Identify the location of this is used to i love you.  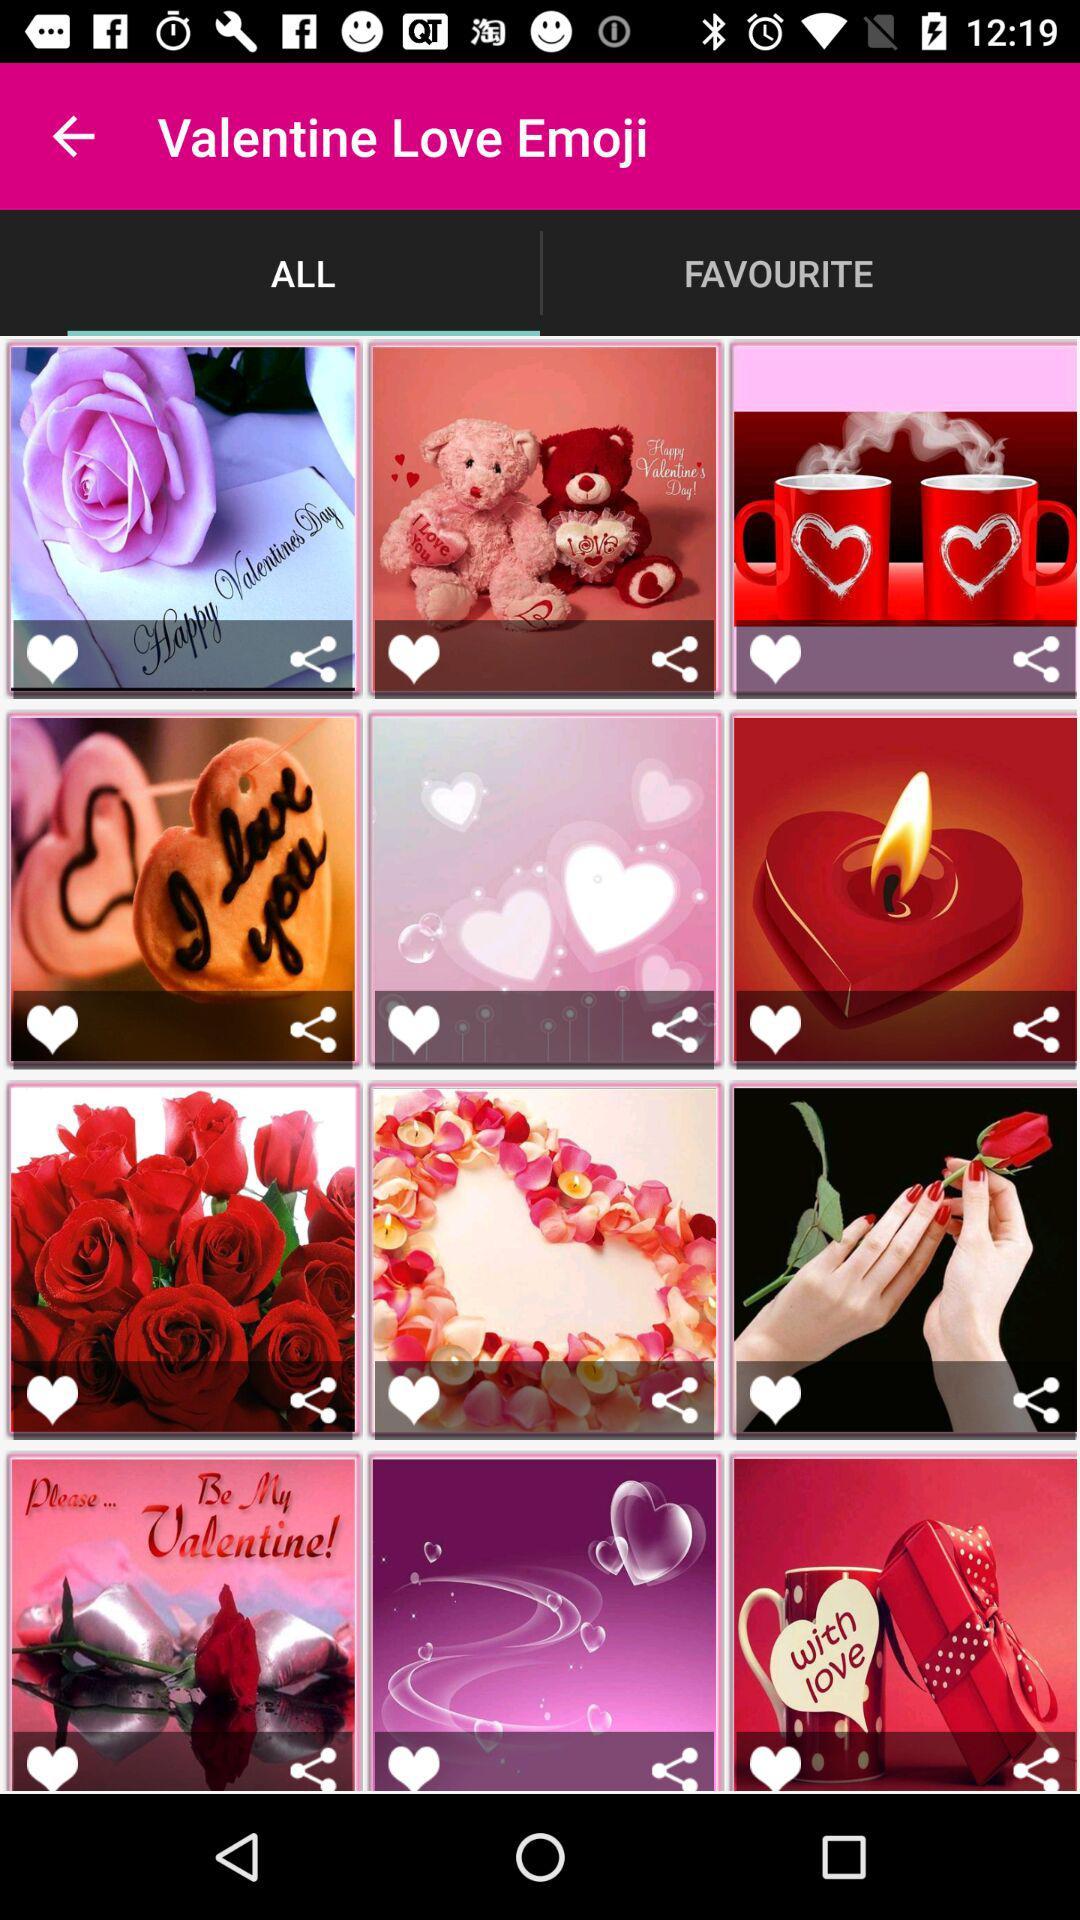
(412, 1768).